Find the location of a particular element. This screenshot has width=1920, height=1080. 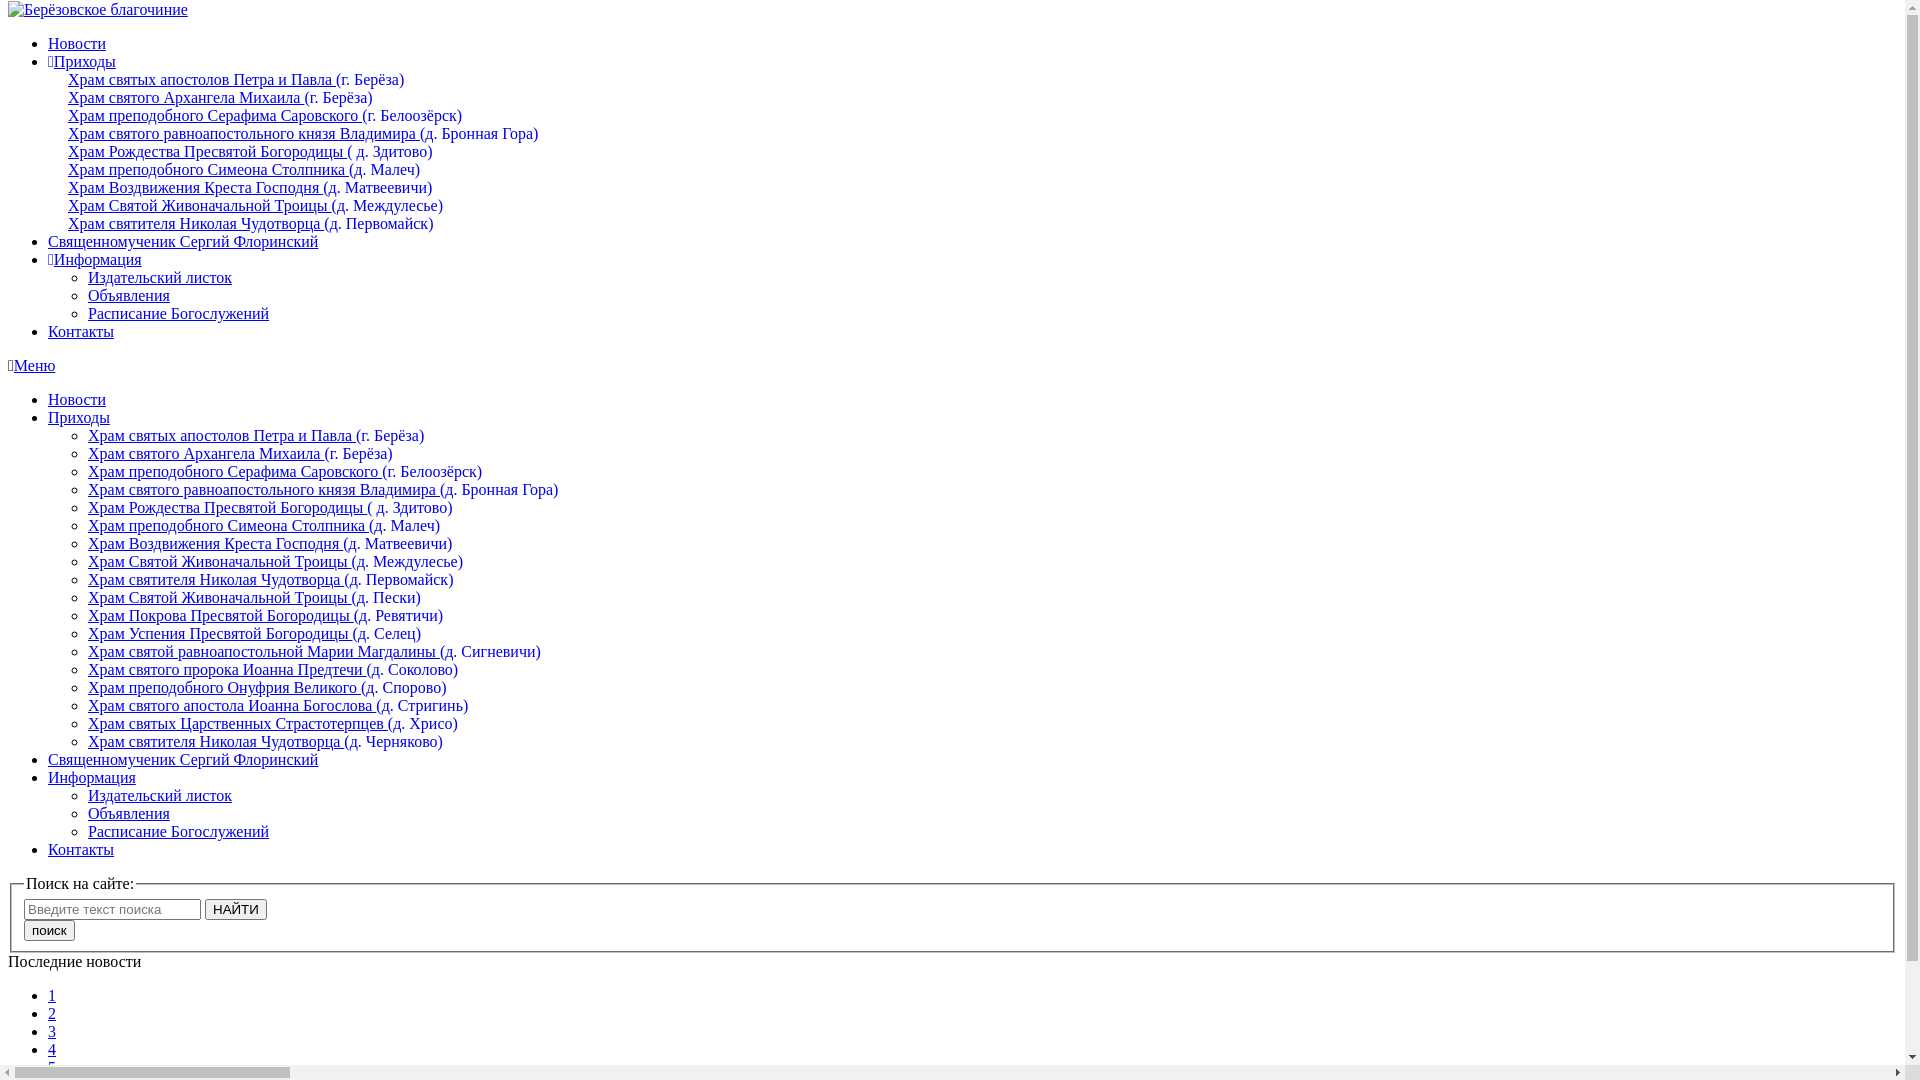

'1' is located at coordinates (52, 995).